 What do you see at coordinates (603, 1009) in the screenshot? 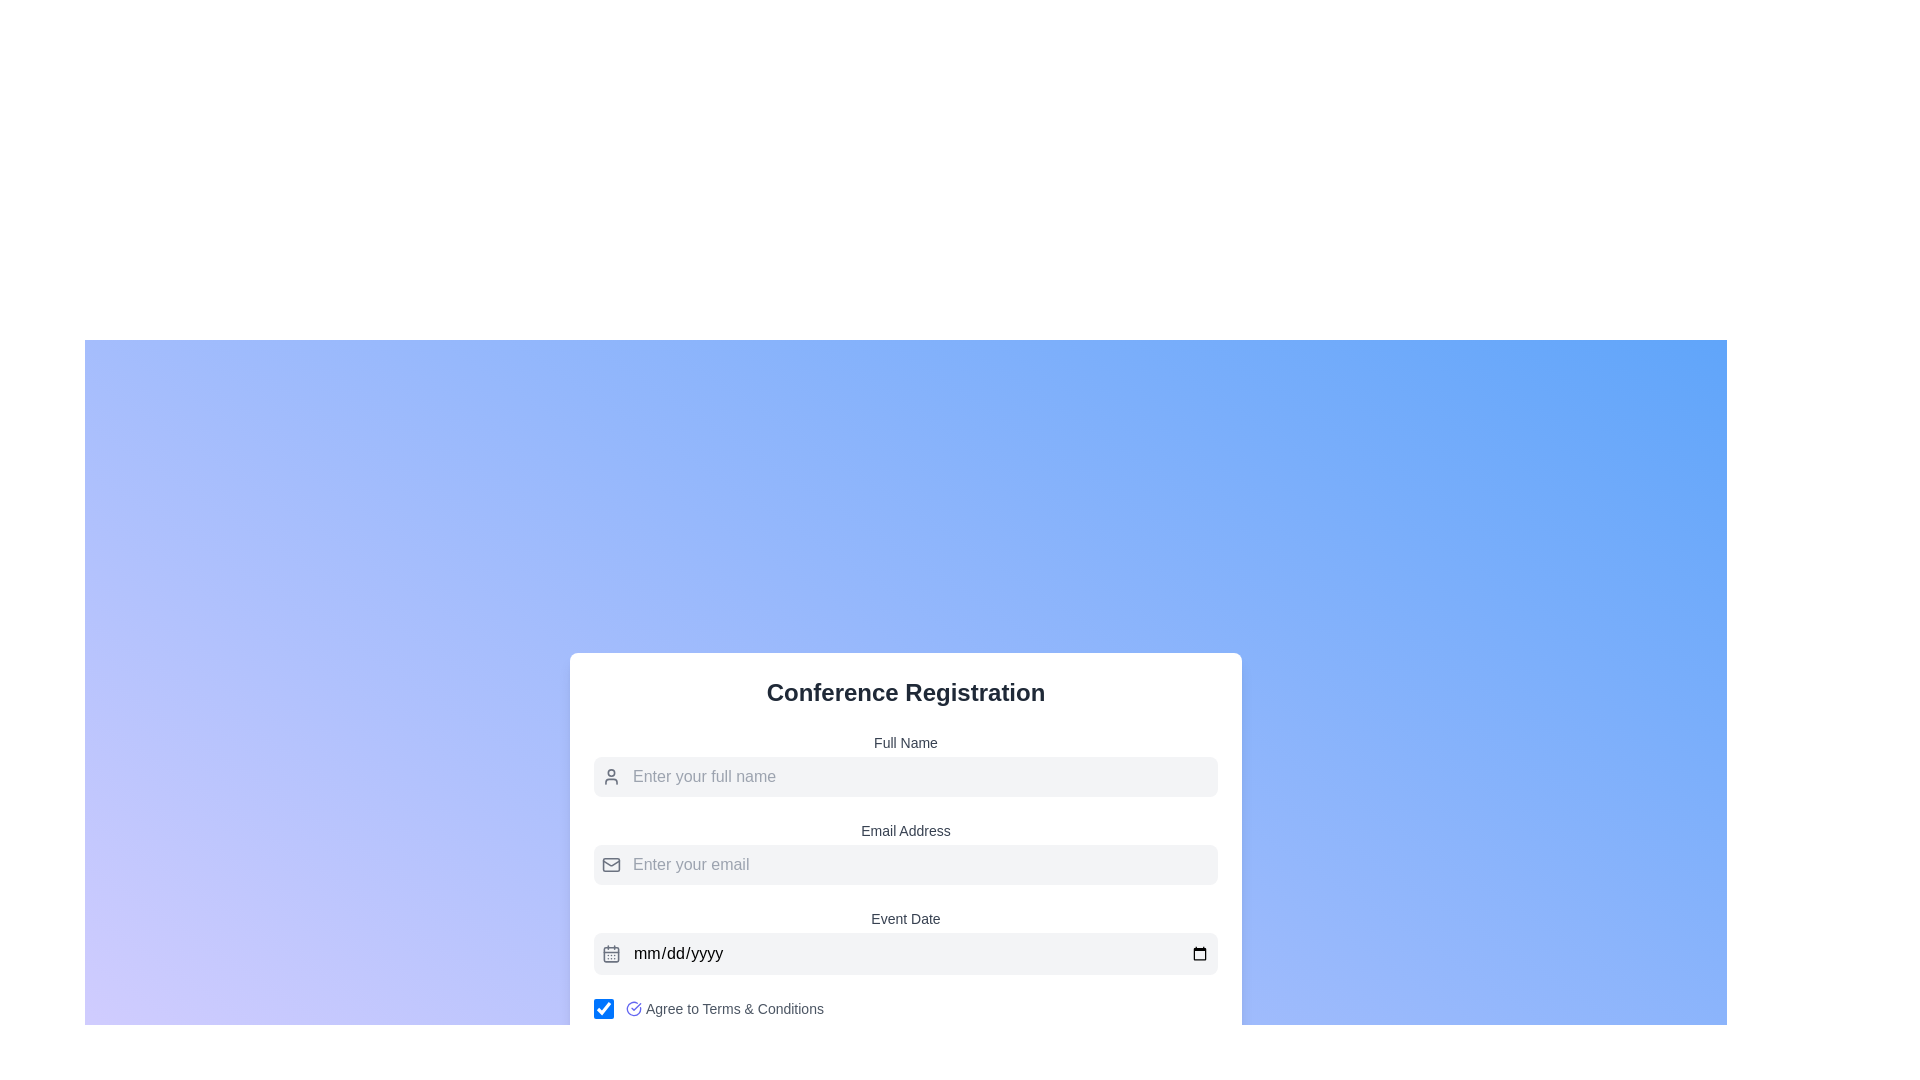
I see `the checkbox` at bounding box center [603, 1009].